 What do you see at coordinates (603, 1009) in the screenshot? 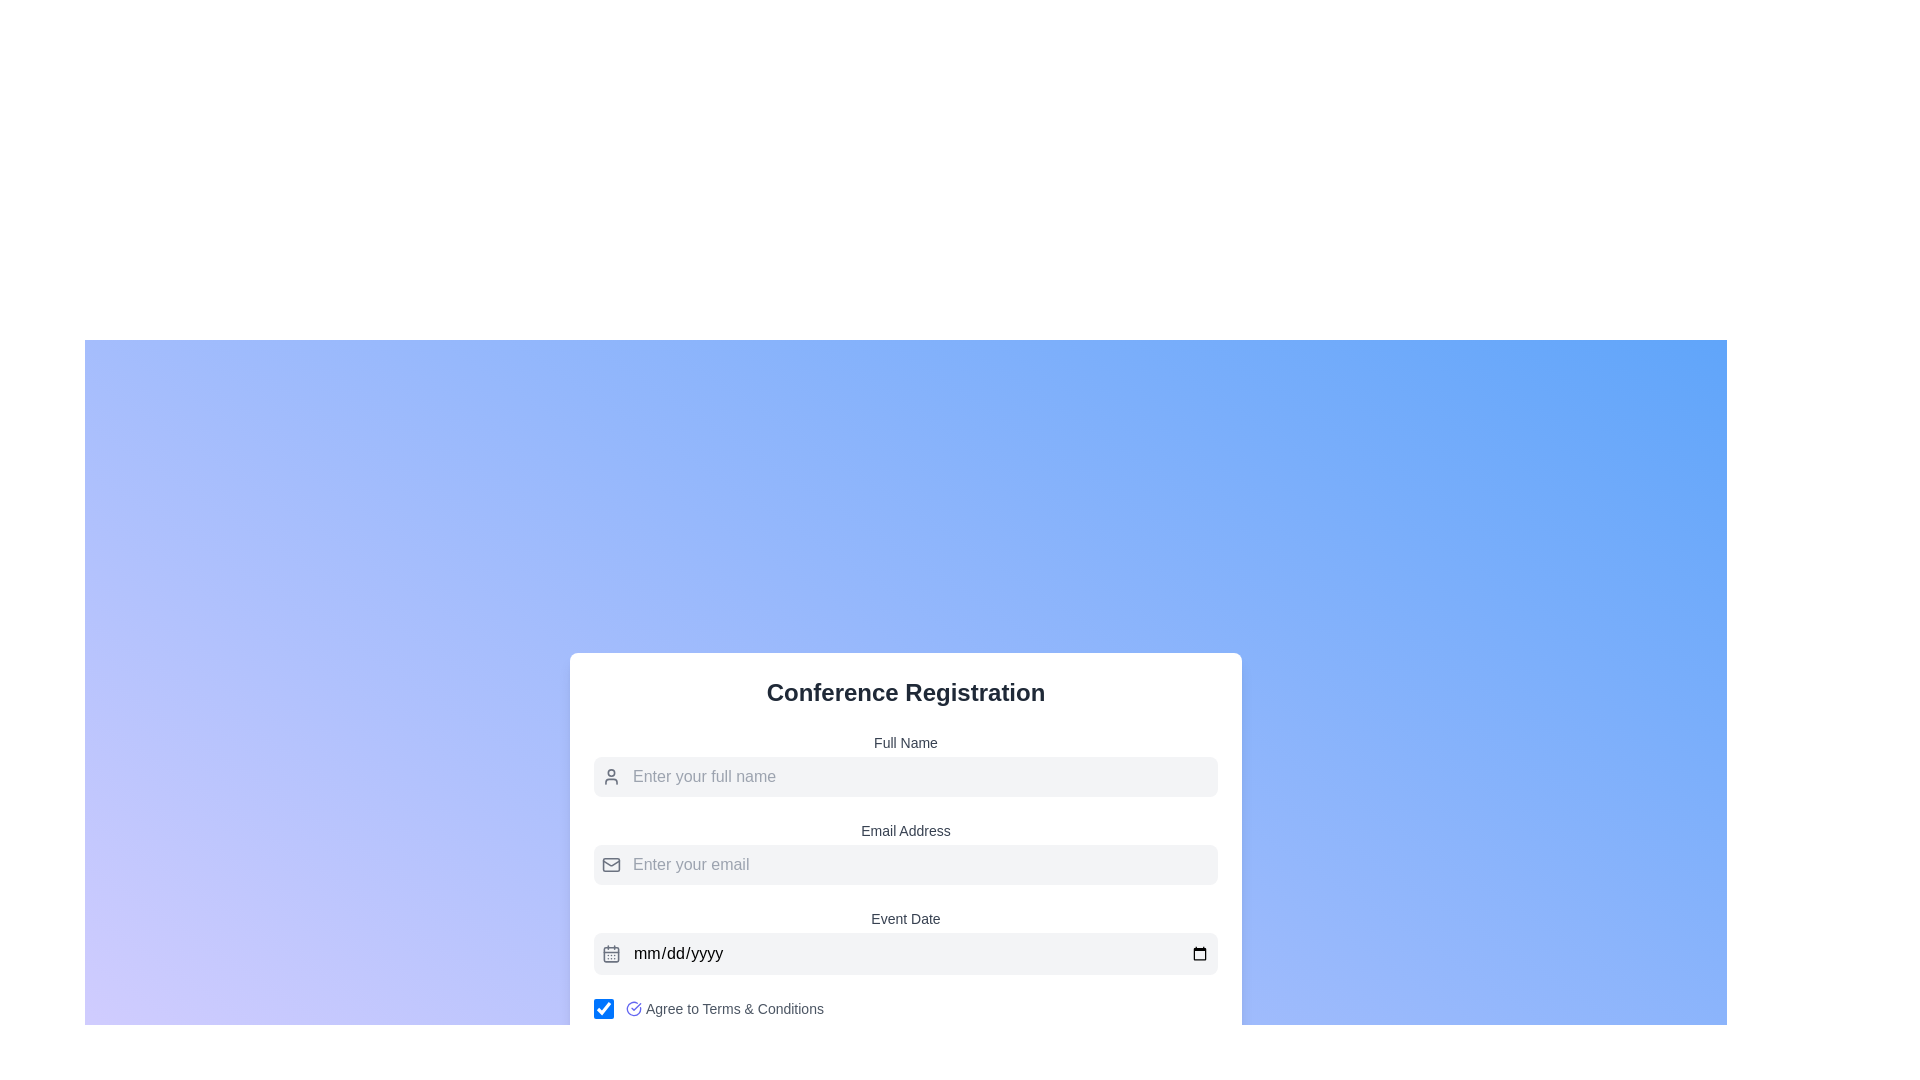
I see `the checkbox` at bounding box center [603, 1009].